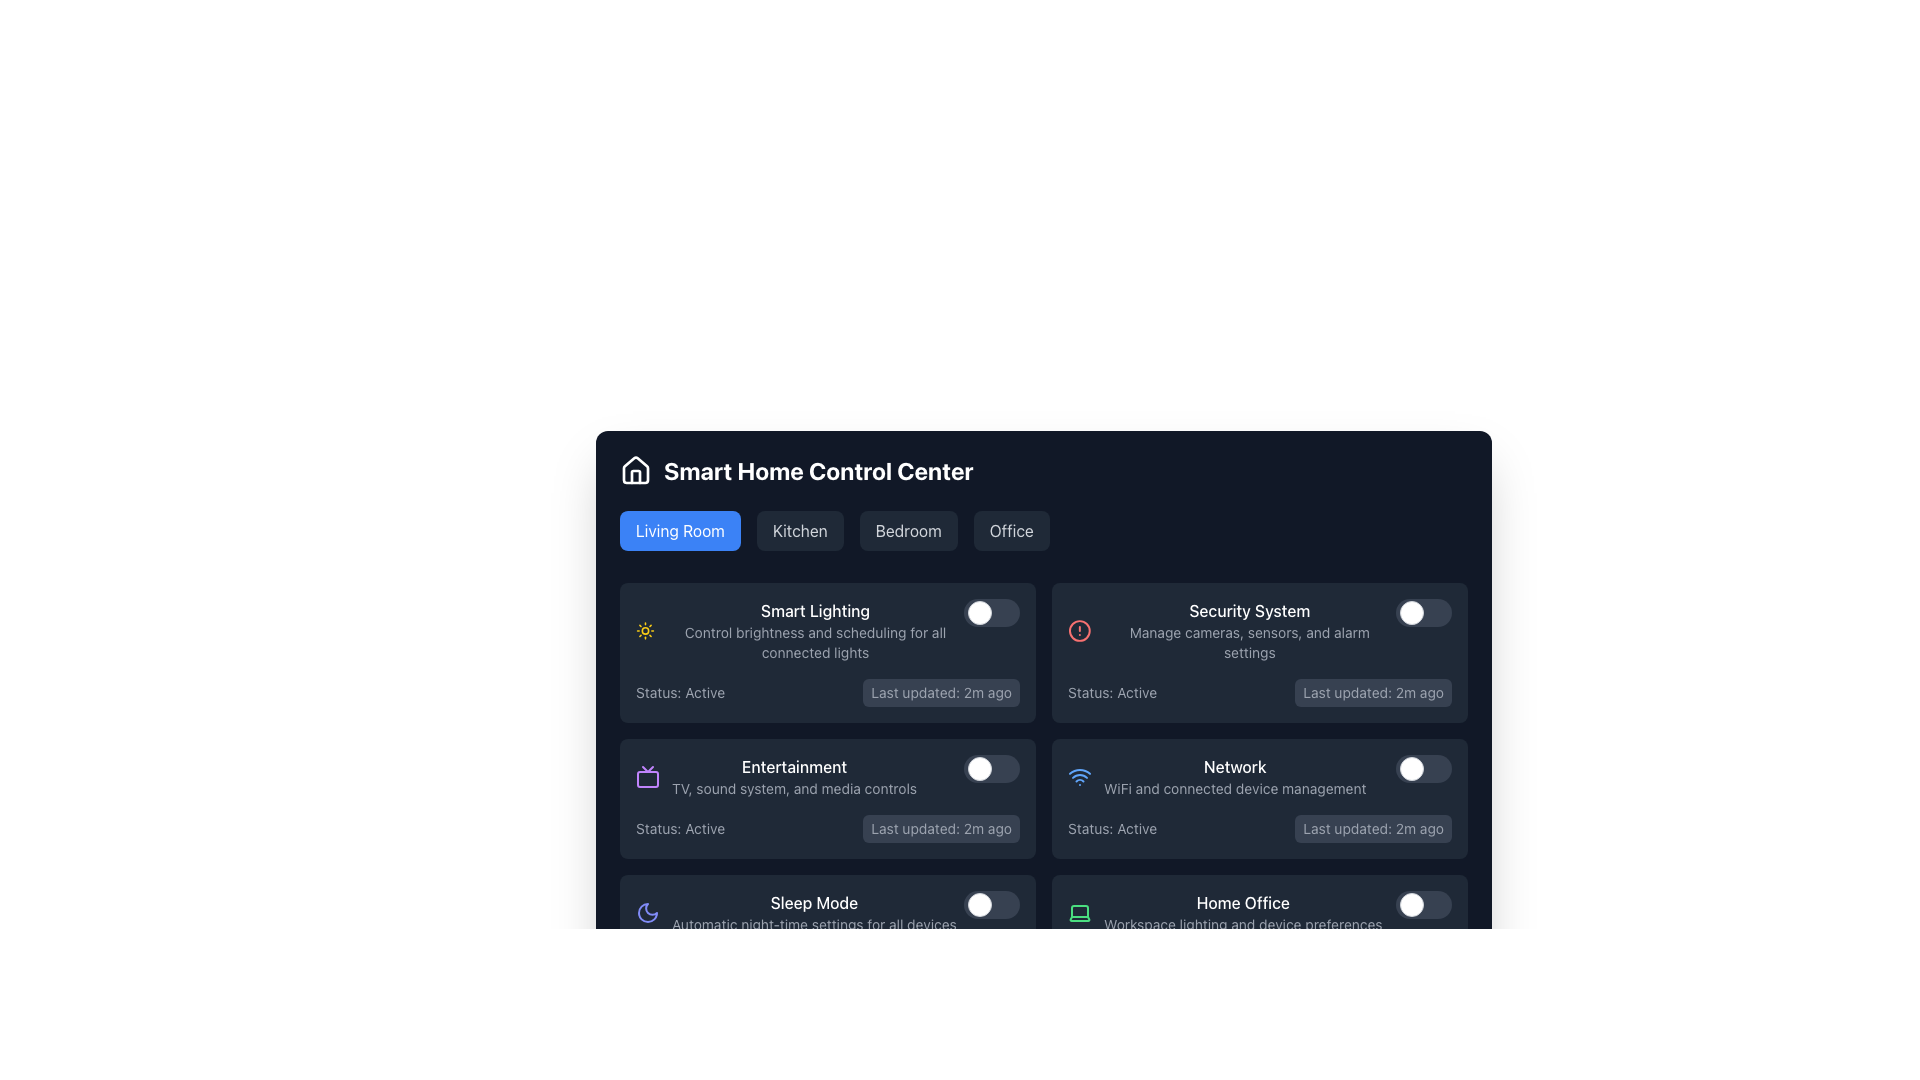 This screenshot has width=1920, height=1080. I want to click on the 'Bedroom' navigation button, so click(907, 530).